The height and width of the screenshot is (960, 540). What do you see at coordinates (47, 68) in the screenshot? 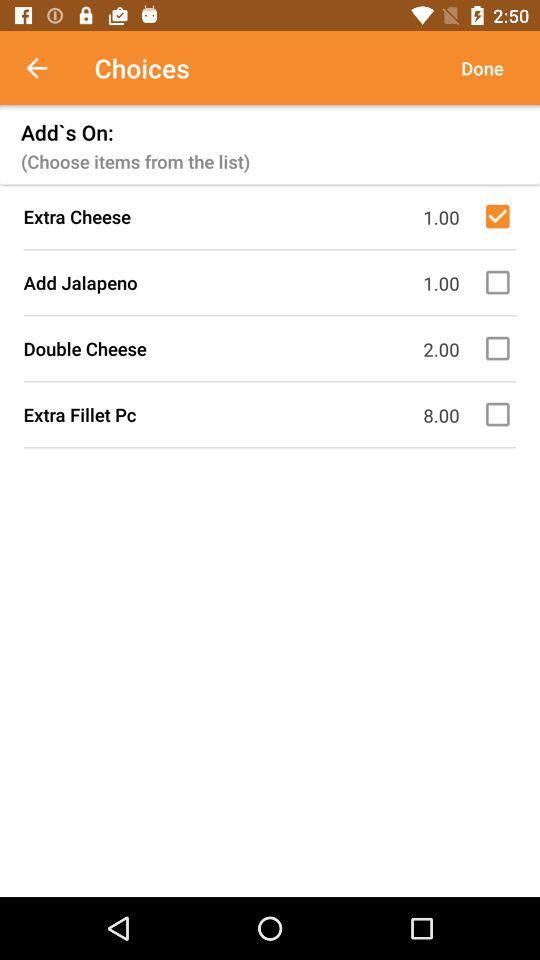
I see `go back` at bounding box center [47, 68].